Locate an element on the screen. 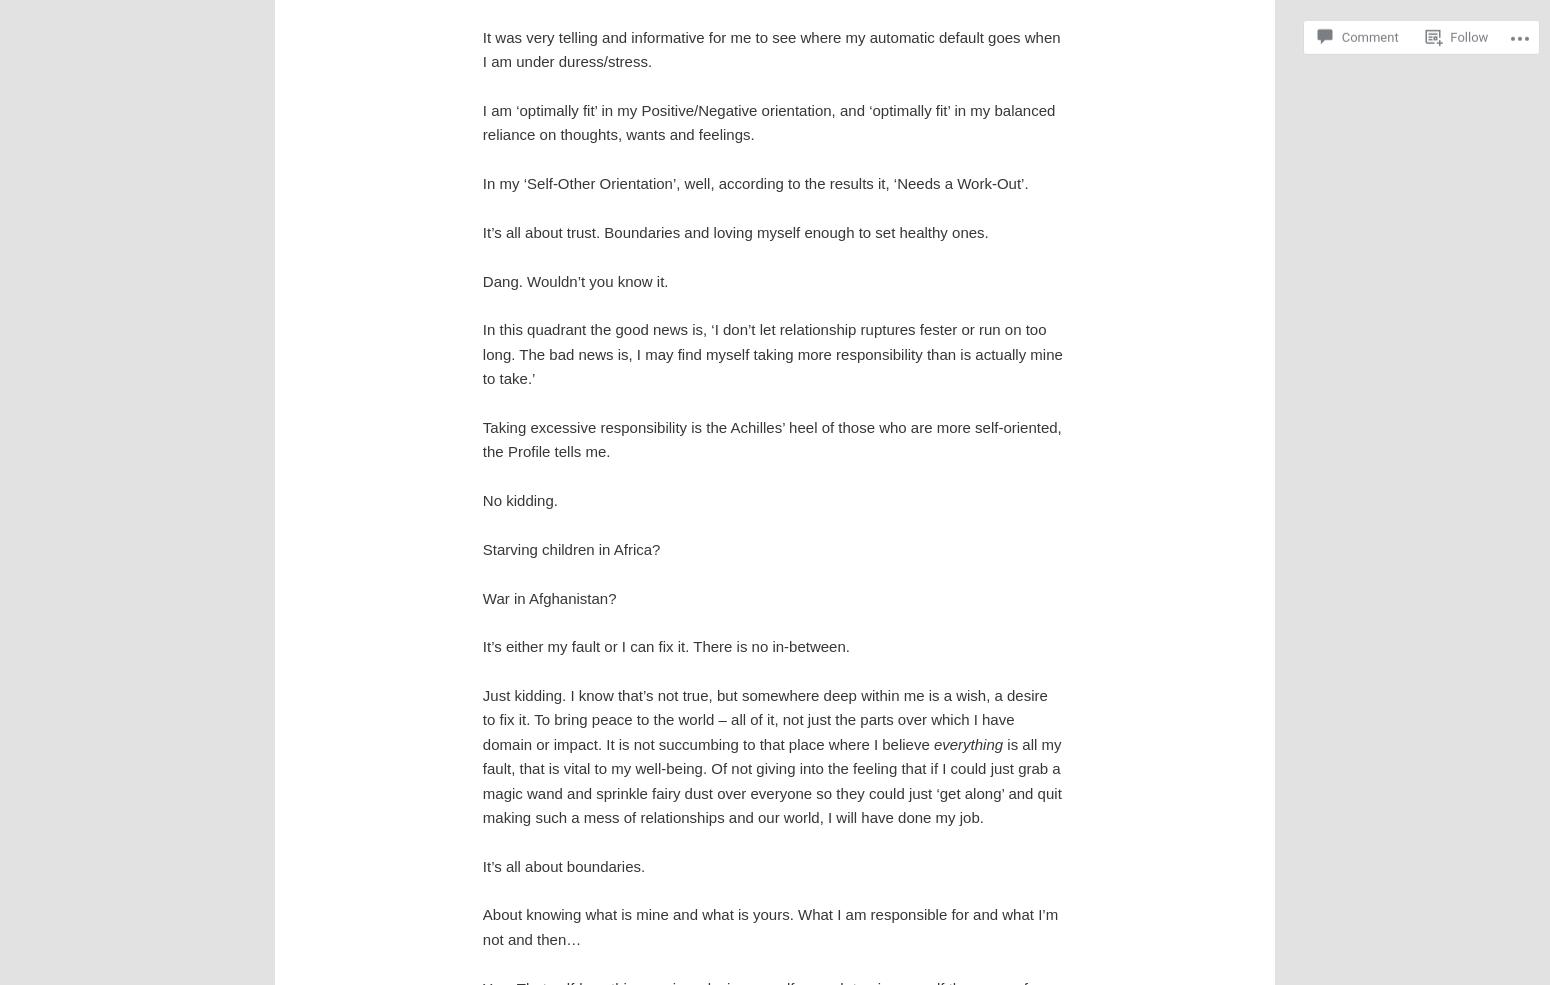 This screenshot has width=1550, height=985. 'In my ‘Self-Other Orientation’, well, according to the results it, ‘Needs a Work-Out’.' is located at coordinates (481, 183).